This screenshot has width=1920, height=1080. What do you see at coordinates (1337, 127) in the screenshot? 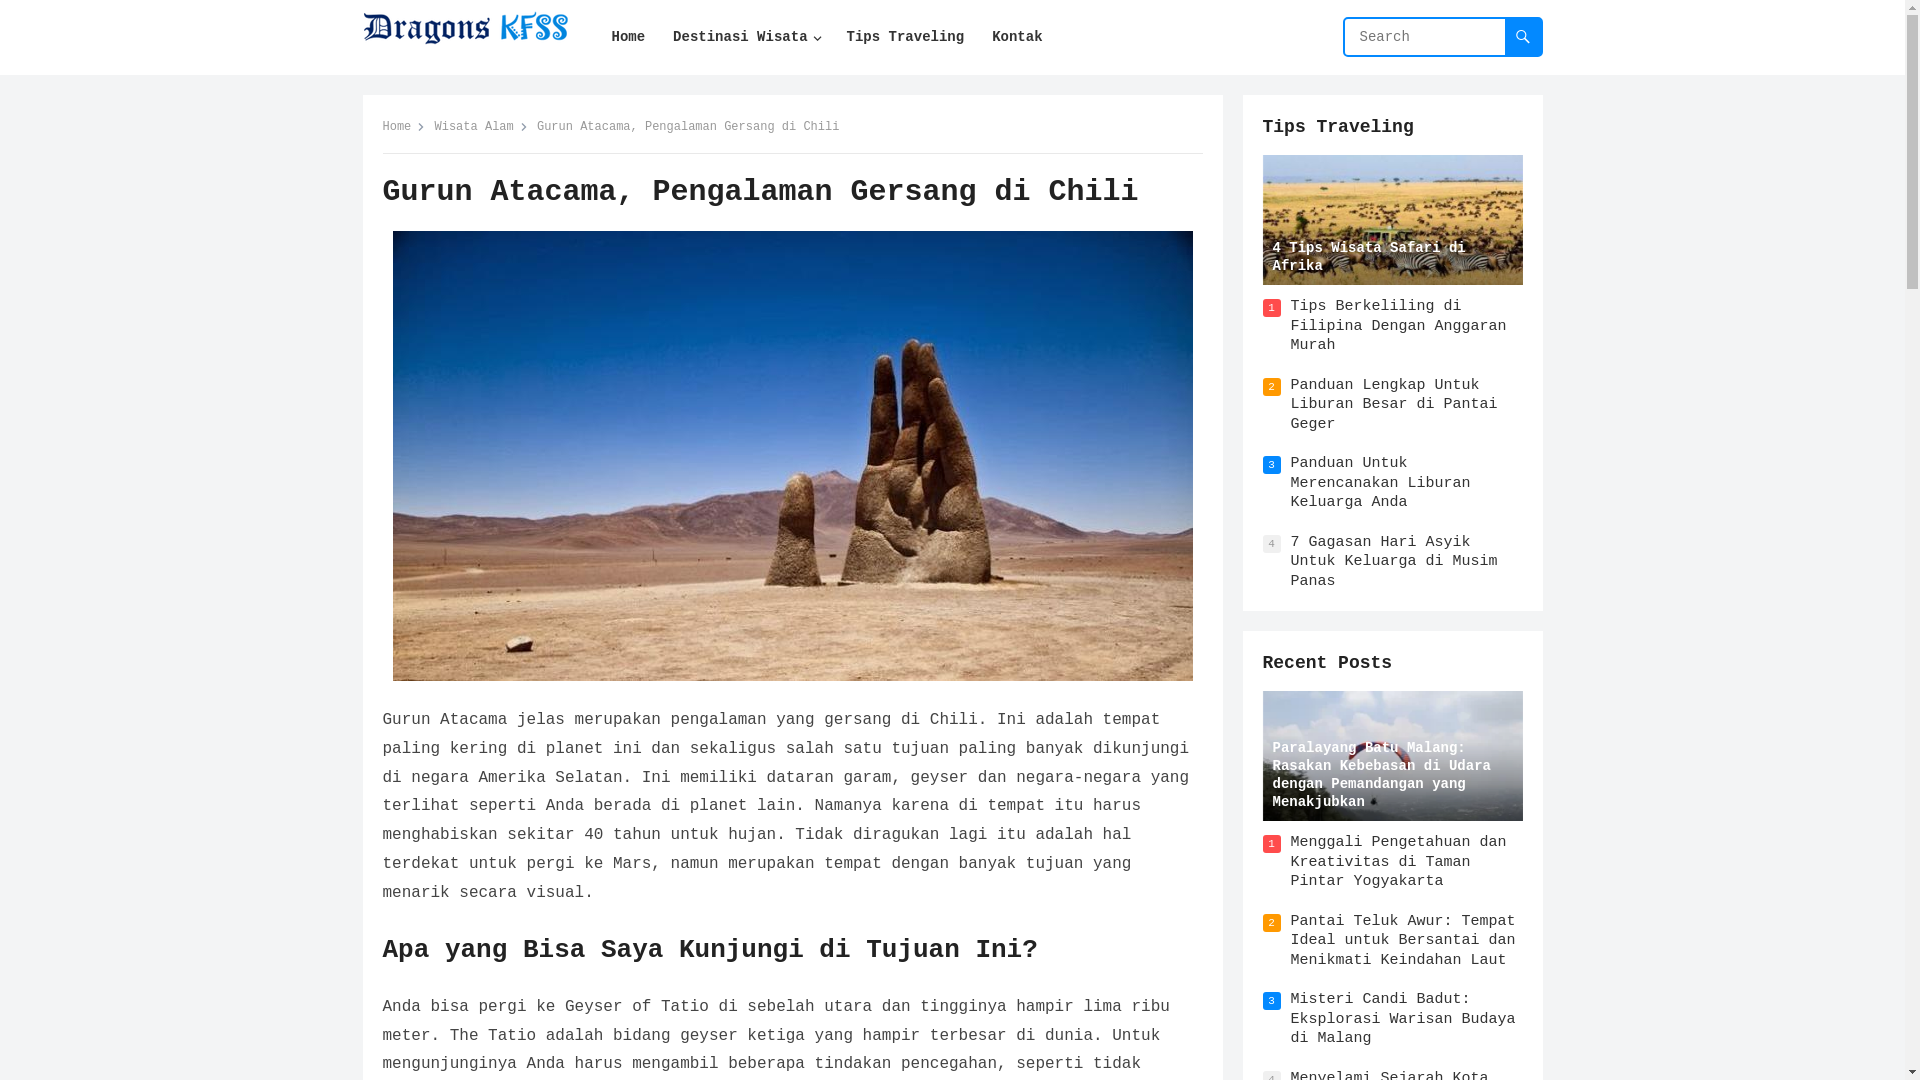
I see `'Tips Traveling'` at bounding box center [1337, 127].